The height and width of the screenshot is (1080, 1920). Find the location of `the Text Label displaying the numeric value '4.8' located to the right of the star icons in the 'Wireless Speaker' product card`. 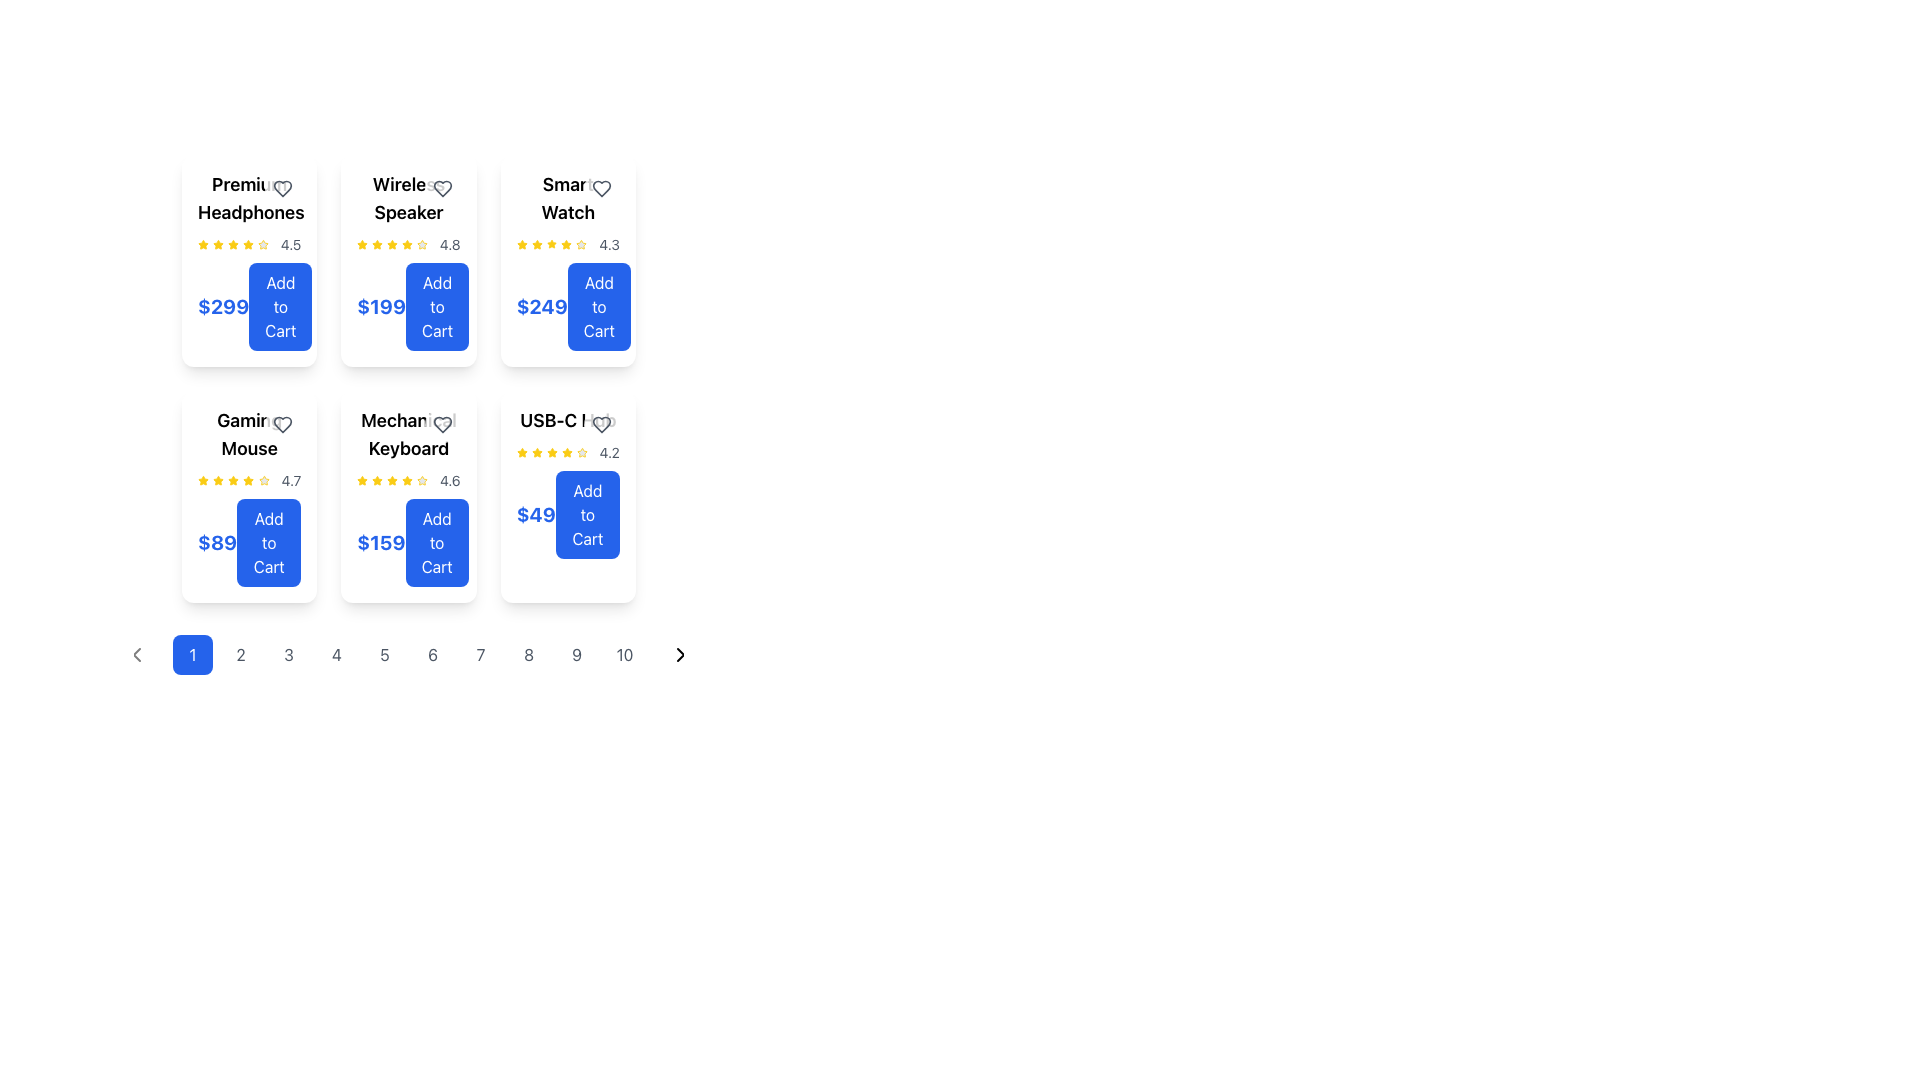

the Text Label displaying the numeric value '4.8' located to the right of the star icons in the 'Wireless Speaker' product card is located at coordinates (449, 244).